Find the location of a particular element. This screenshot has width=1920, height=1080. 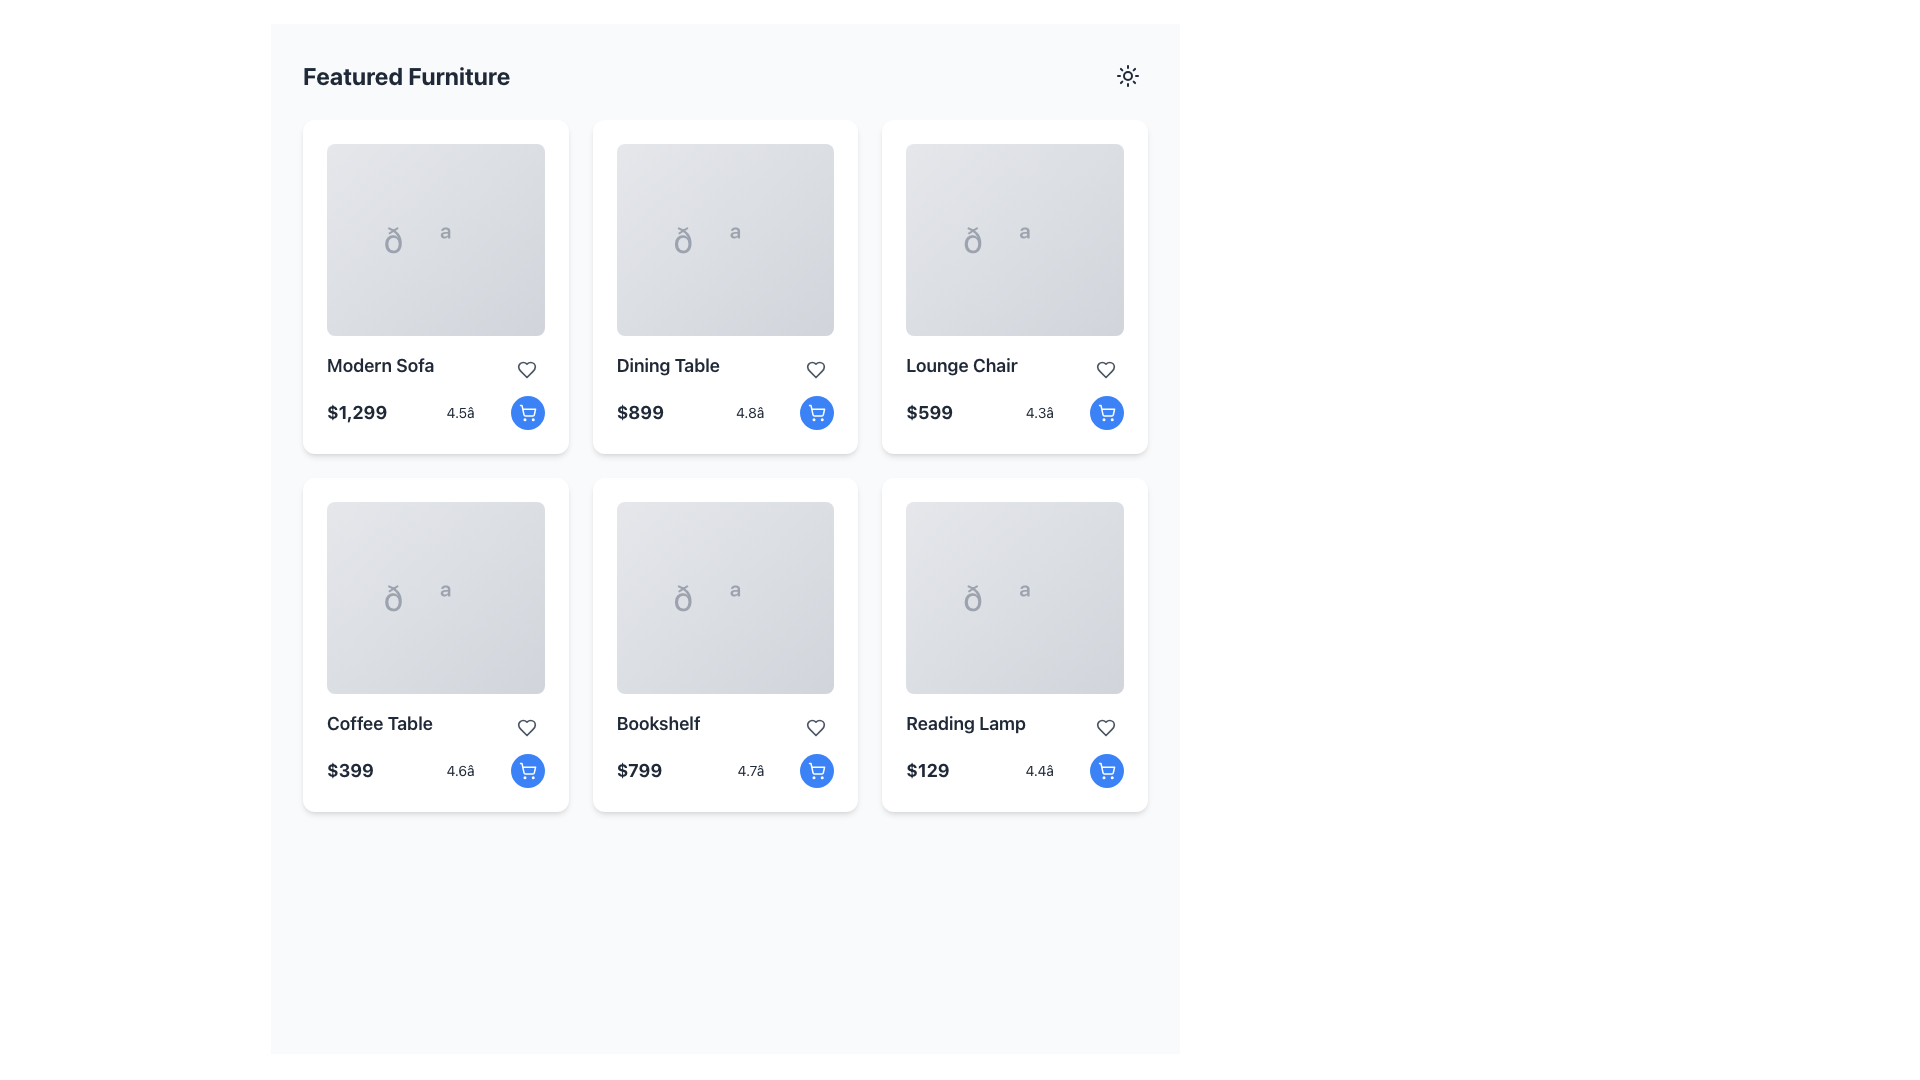

the first product card in the grid layout that displays information about a furniture item for sale is located at coordinates (434, 286).